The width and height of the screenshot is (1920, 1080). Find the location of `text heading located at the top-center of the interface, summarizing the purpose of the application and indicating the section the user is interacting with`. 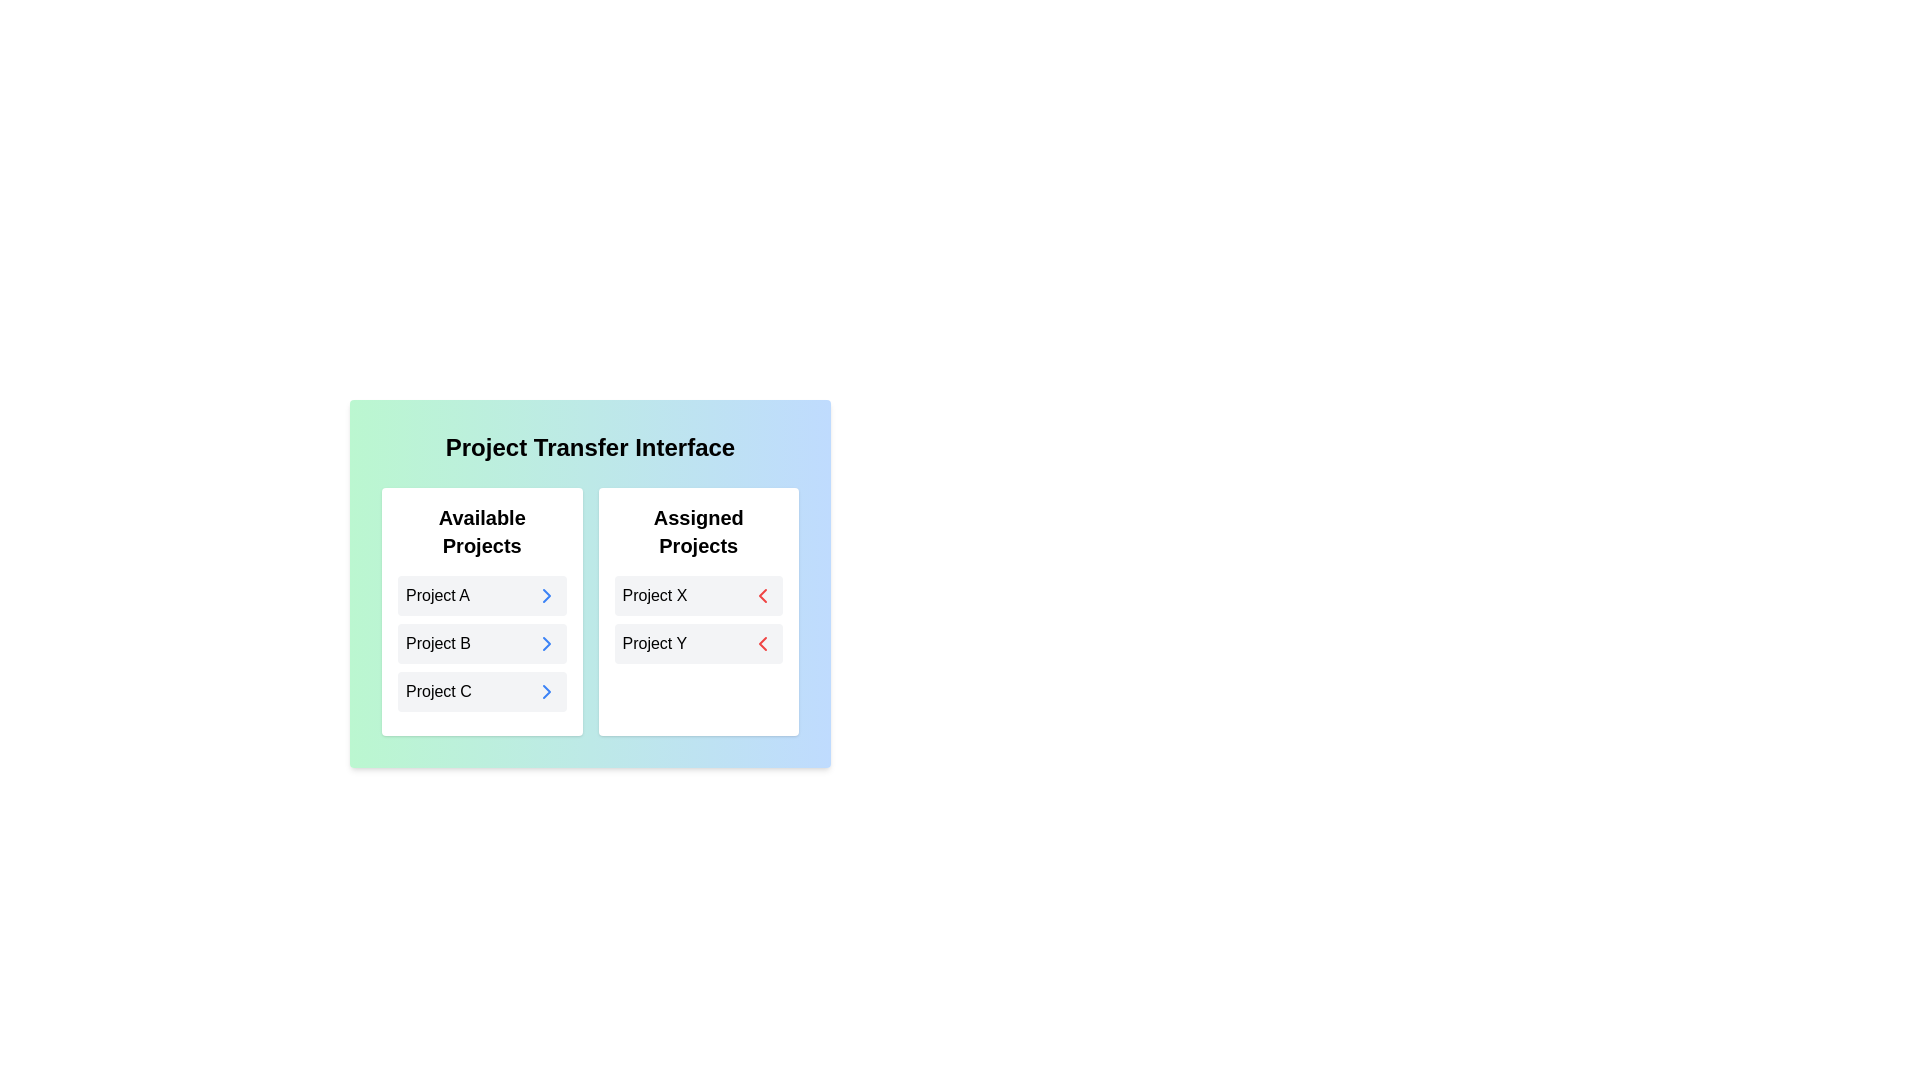

text heading located at the top-center of the interface, summarizing the purpose of the application and indicating the section the user is interacting with is located at coordinates (589, 446).